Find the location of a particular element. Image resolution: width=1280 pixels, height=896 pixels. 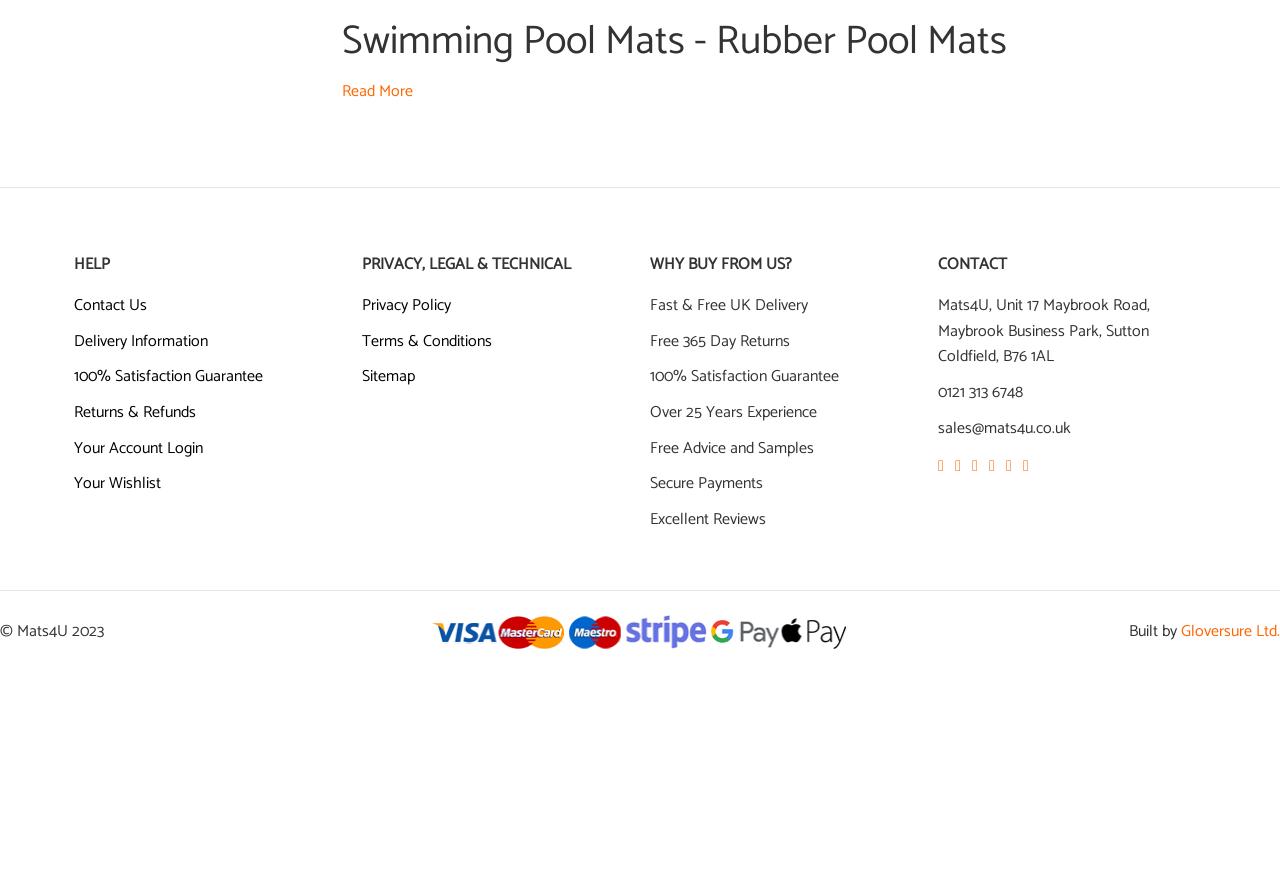

'Delivery Information' is located at coordinates (140, 340).